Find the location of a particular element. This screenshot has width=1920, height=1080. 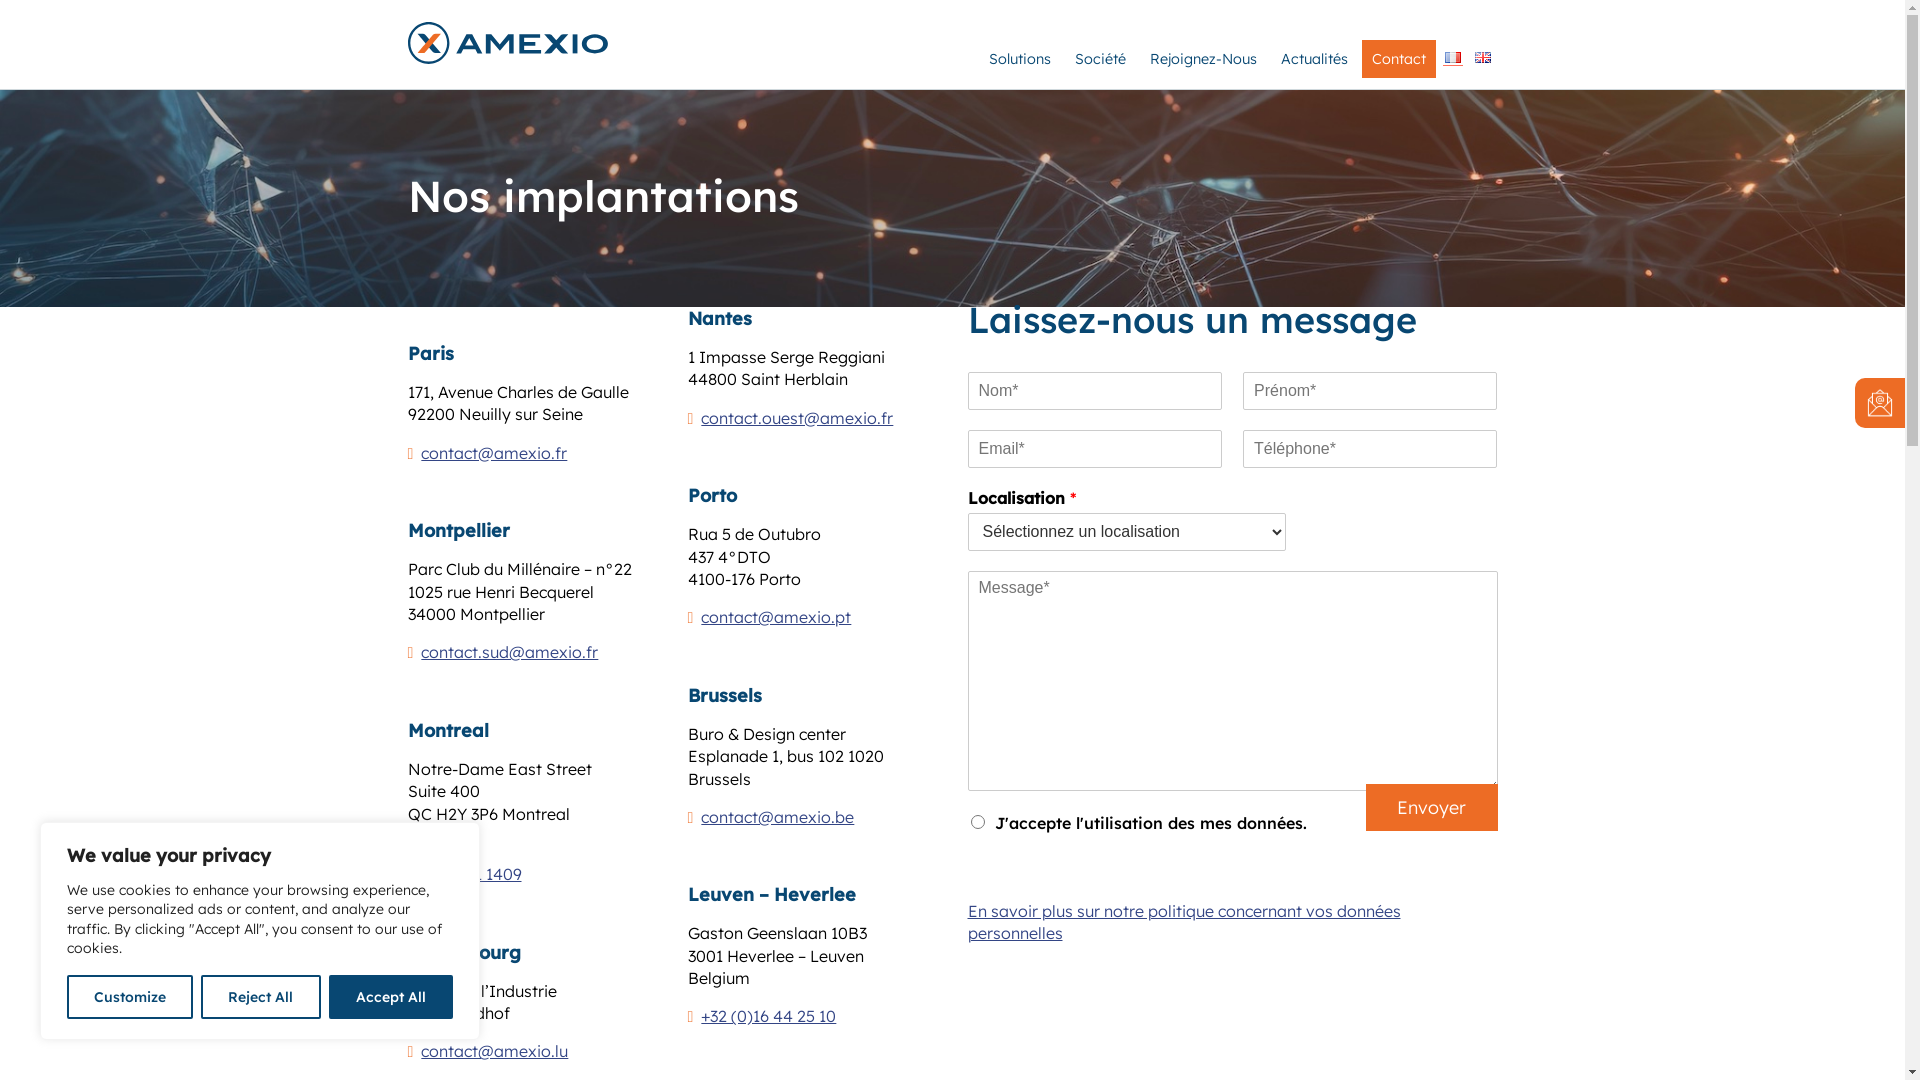

'Envoyer' is located at coordinates (1365, 806).